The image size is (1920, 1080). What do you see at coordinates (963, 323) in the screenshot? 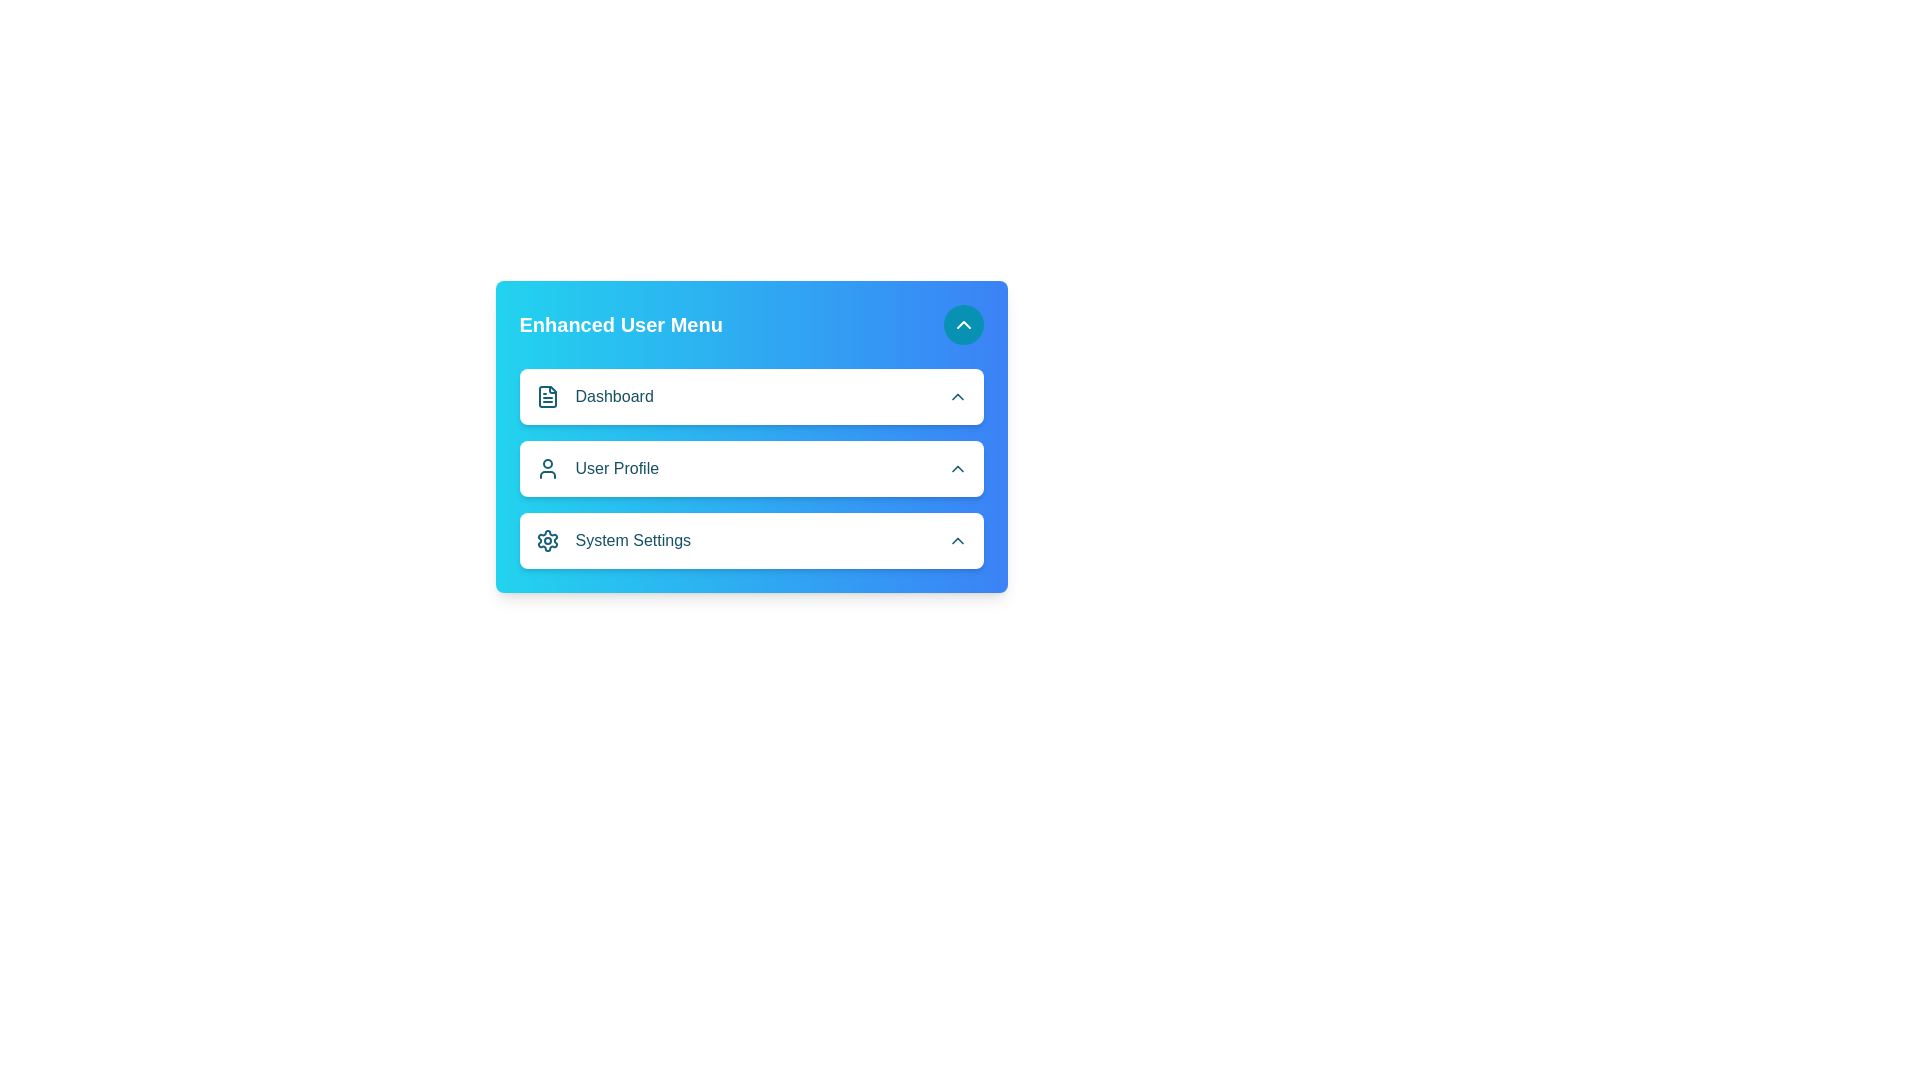
I see `the toggle button located at the top-right corner of the 'Enhanced User Menu'` at bounding box center [963, 323].